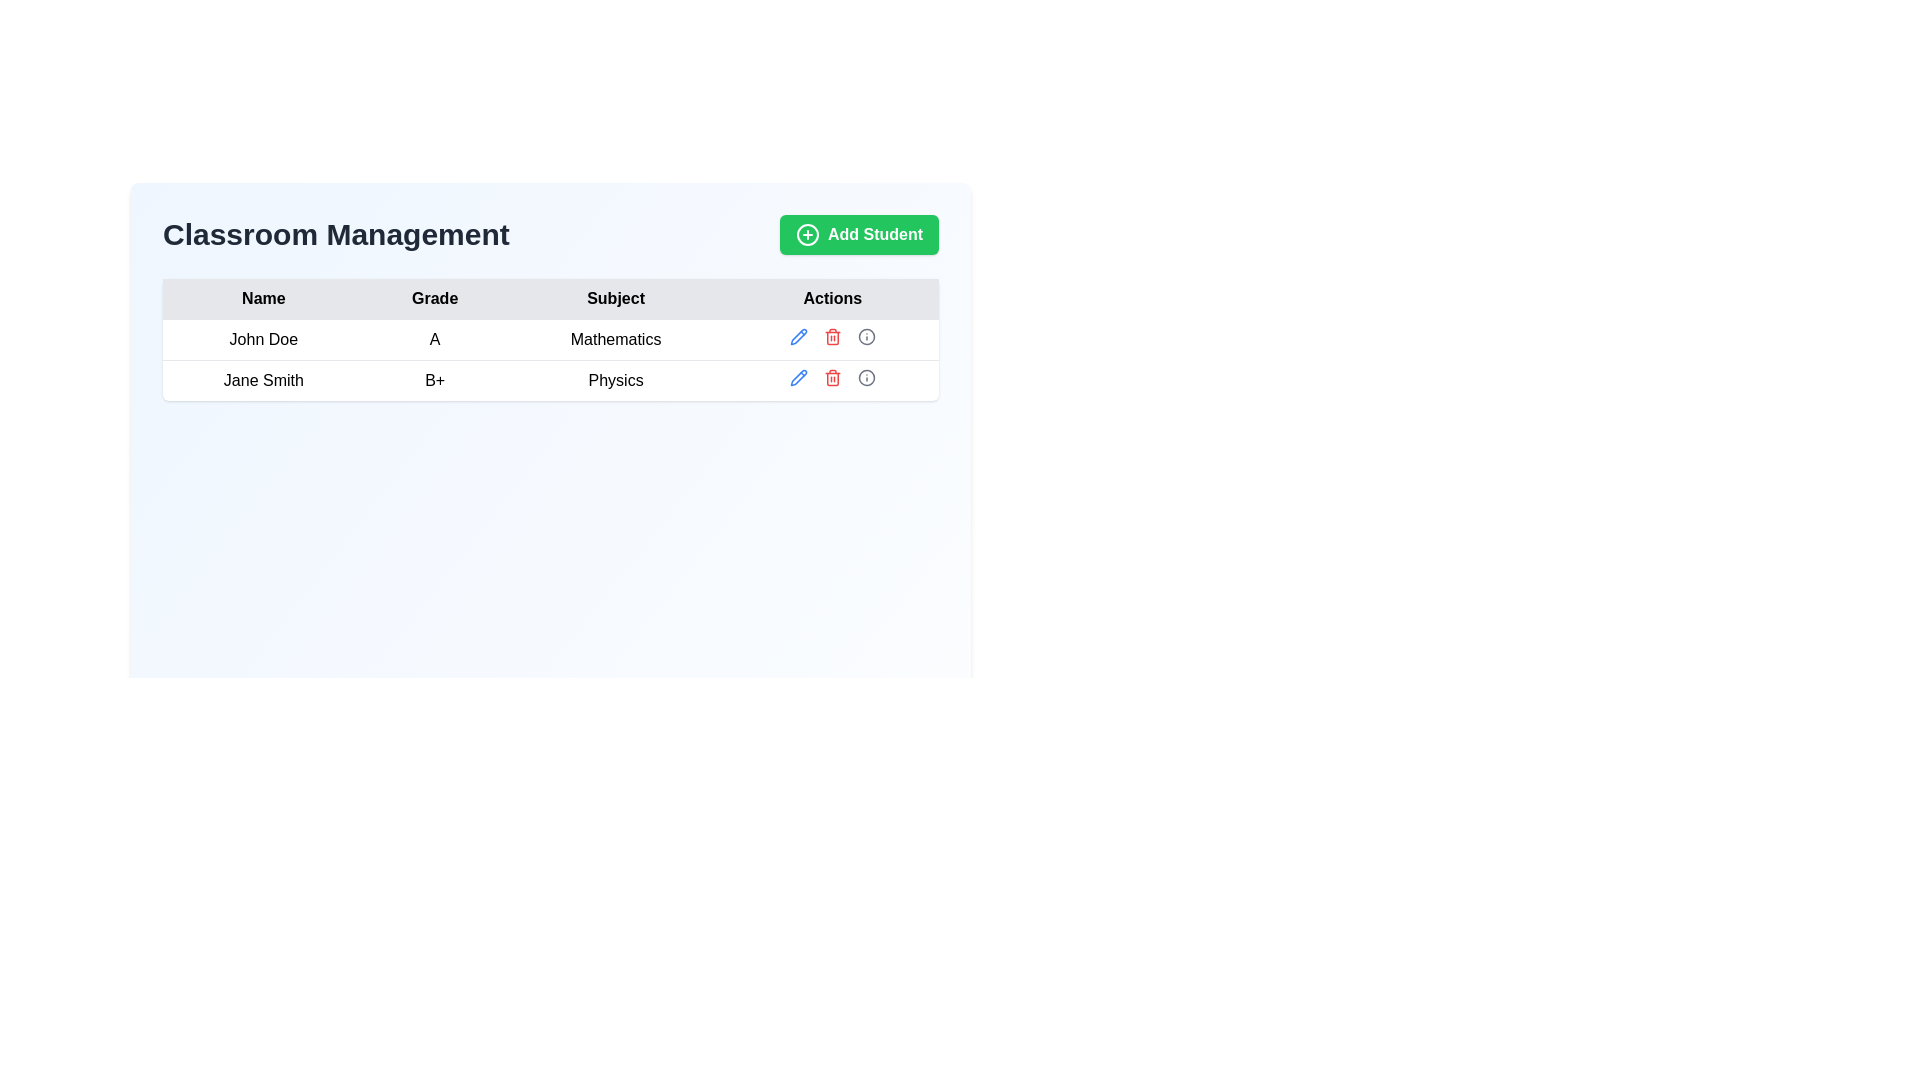  What do you see at coordinates (434, 299) in the screenshot?
I see `the 'Grade' column header in the table interface, which is a light gray rectangular area with bold black text centered in it` at bounding box center [434, 299].